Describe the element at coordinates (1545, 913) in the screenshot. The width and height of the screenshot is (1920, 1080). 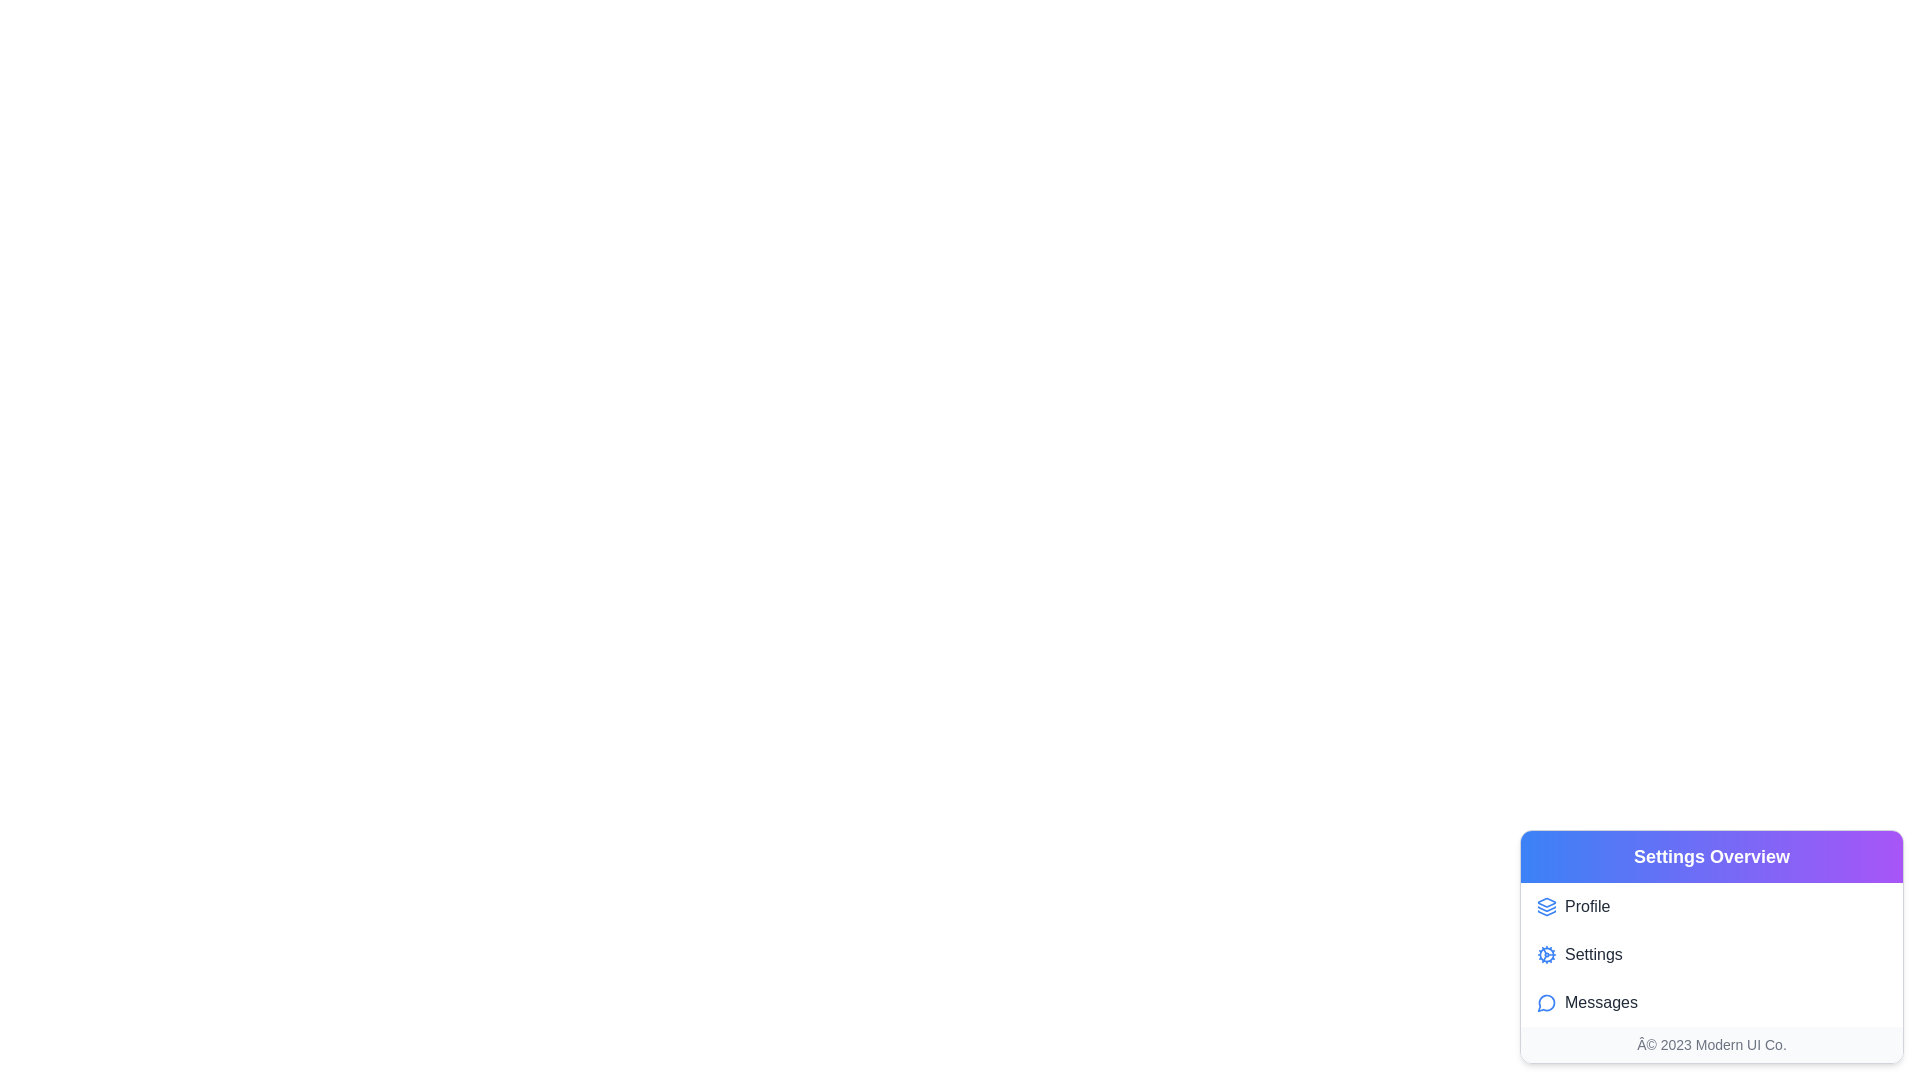
I see `the decorative vector graphic with a triangular shape and curved edges, styled in hollow form, located in the 'Profile' section of the 'Settings Overview' card` at that location.